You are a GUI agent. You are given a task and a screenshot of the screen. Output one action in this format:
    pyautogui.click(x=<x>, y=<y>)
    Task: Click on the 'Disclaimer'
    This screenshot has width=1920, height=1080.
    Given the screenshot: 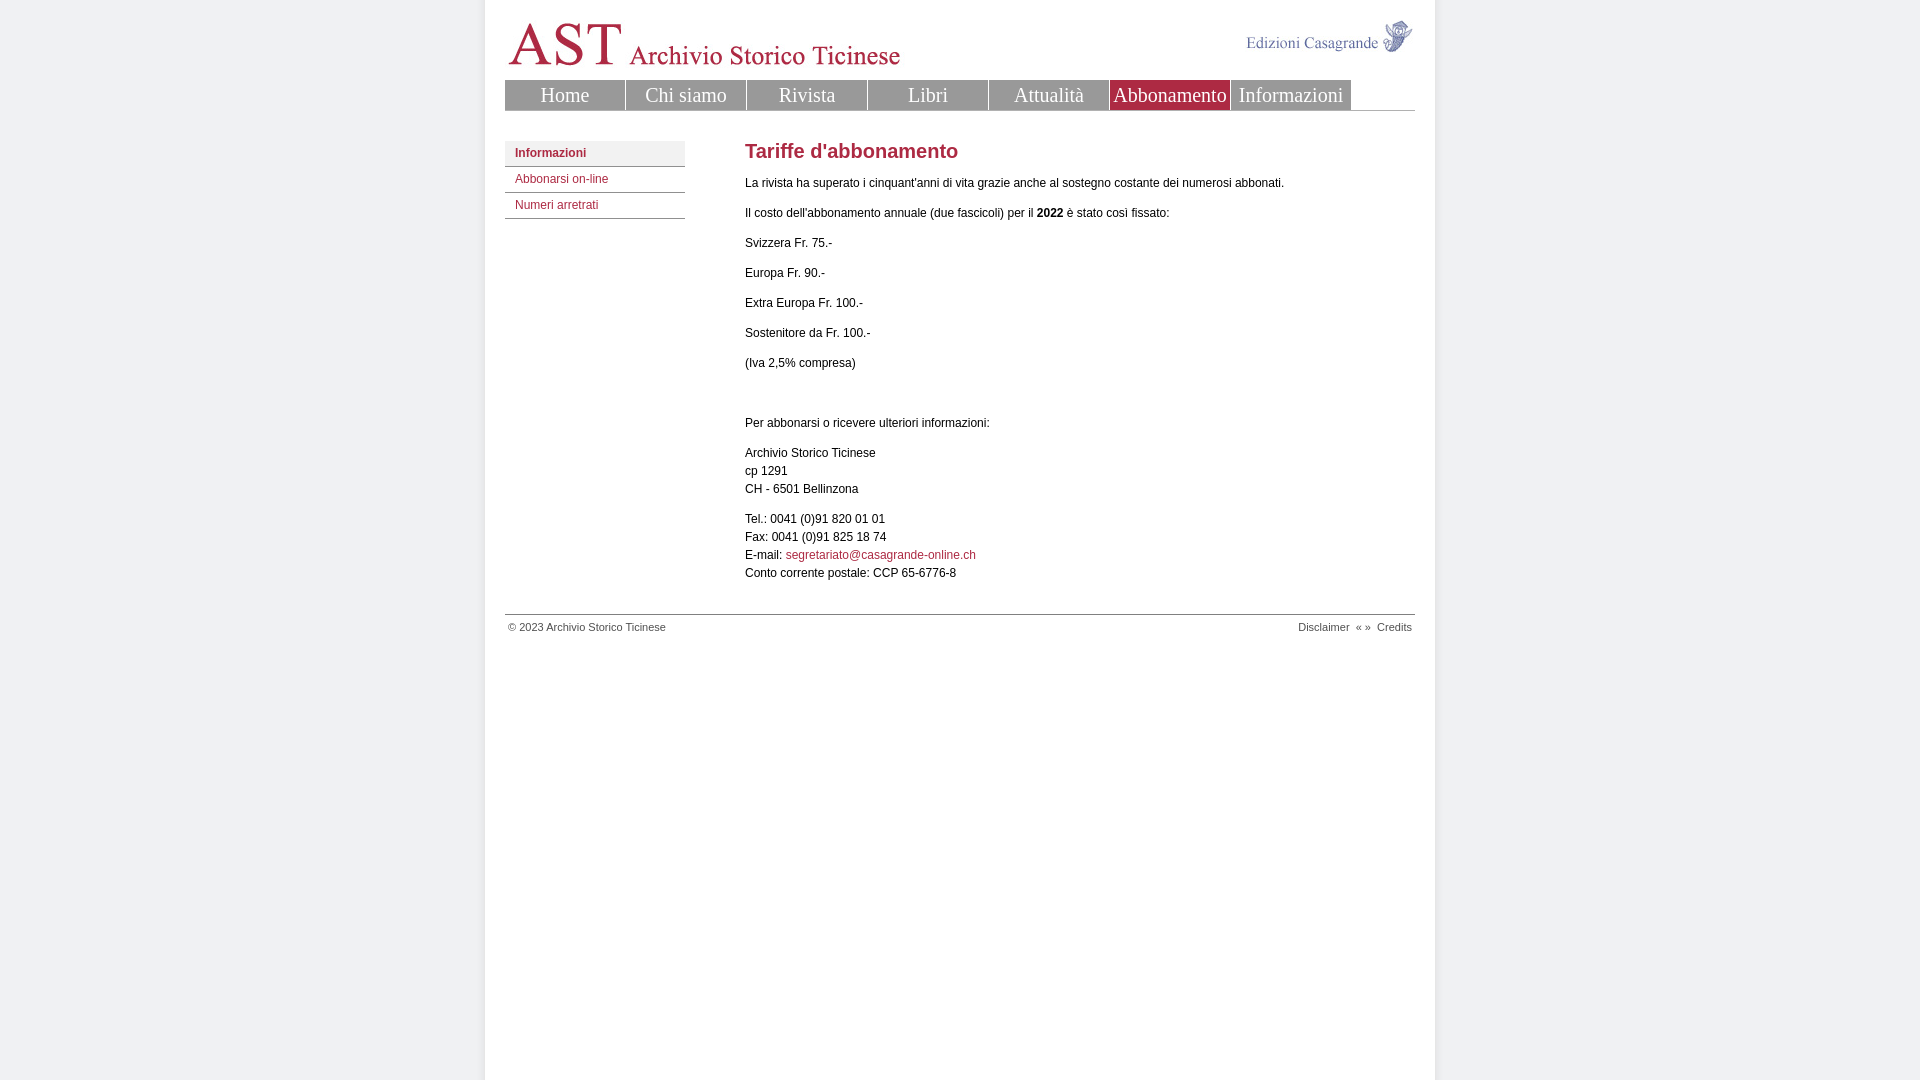 What is the action you would take?
    pyautogui.click(x=1297, y=626)
    